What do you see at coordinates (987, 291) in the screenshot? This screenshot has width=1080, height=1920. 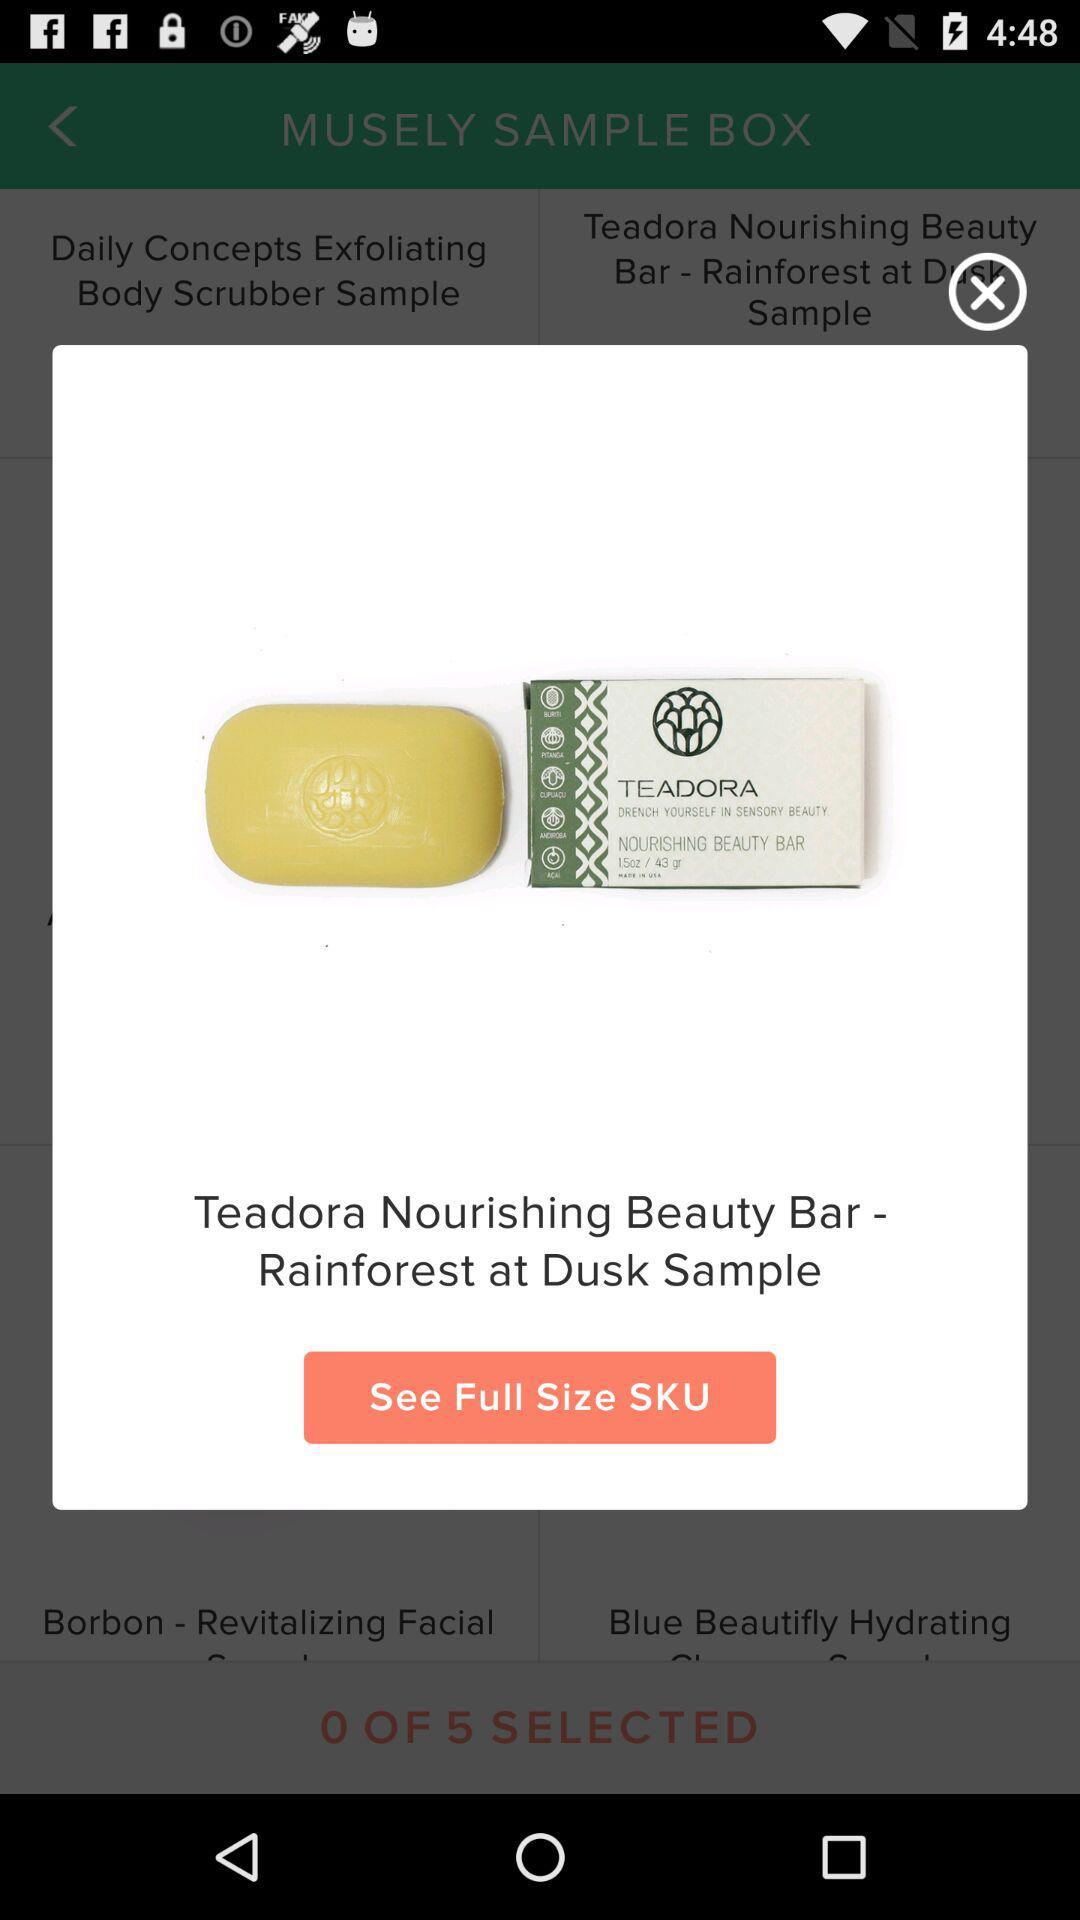 I see `the item above teadora nourishing beauty icon` at bounding box center [987, 291].